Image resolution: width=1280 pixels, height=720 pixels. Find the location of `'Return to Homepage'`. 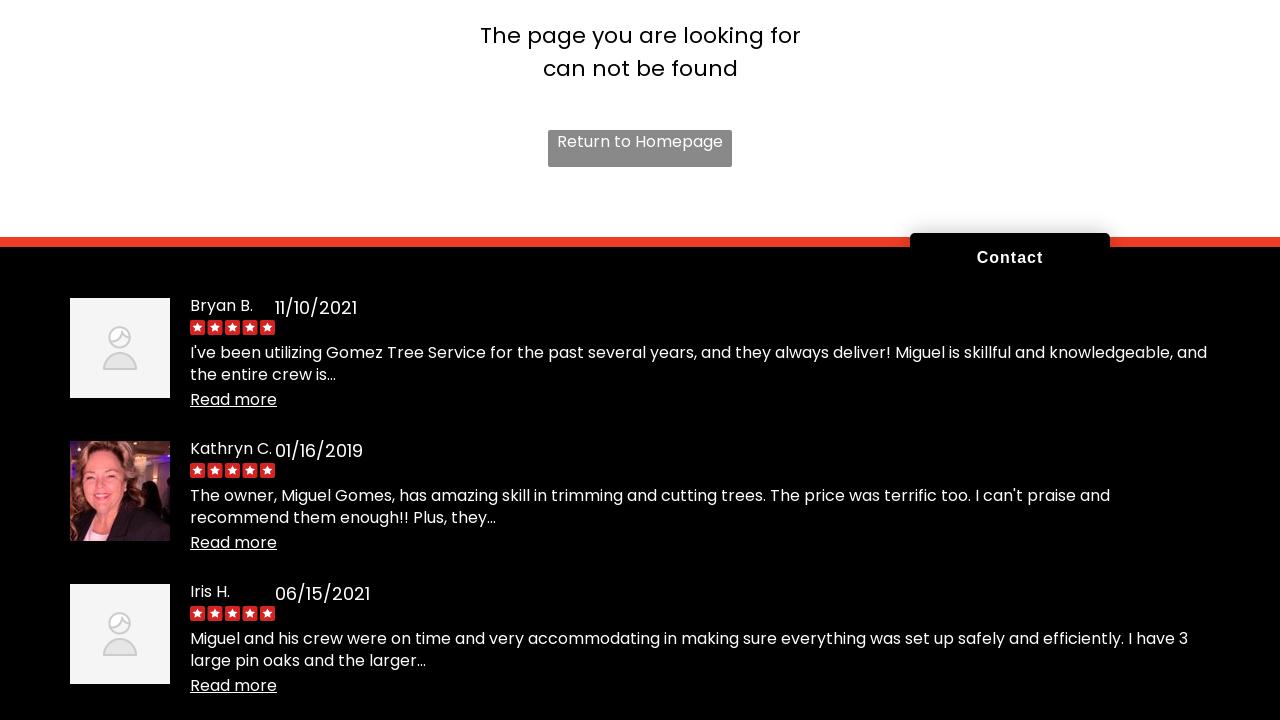

'Return to Homepage' is located at coordinates (640, 139).